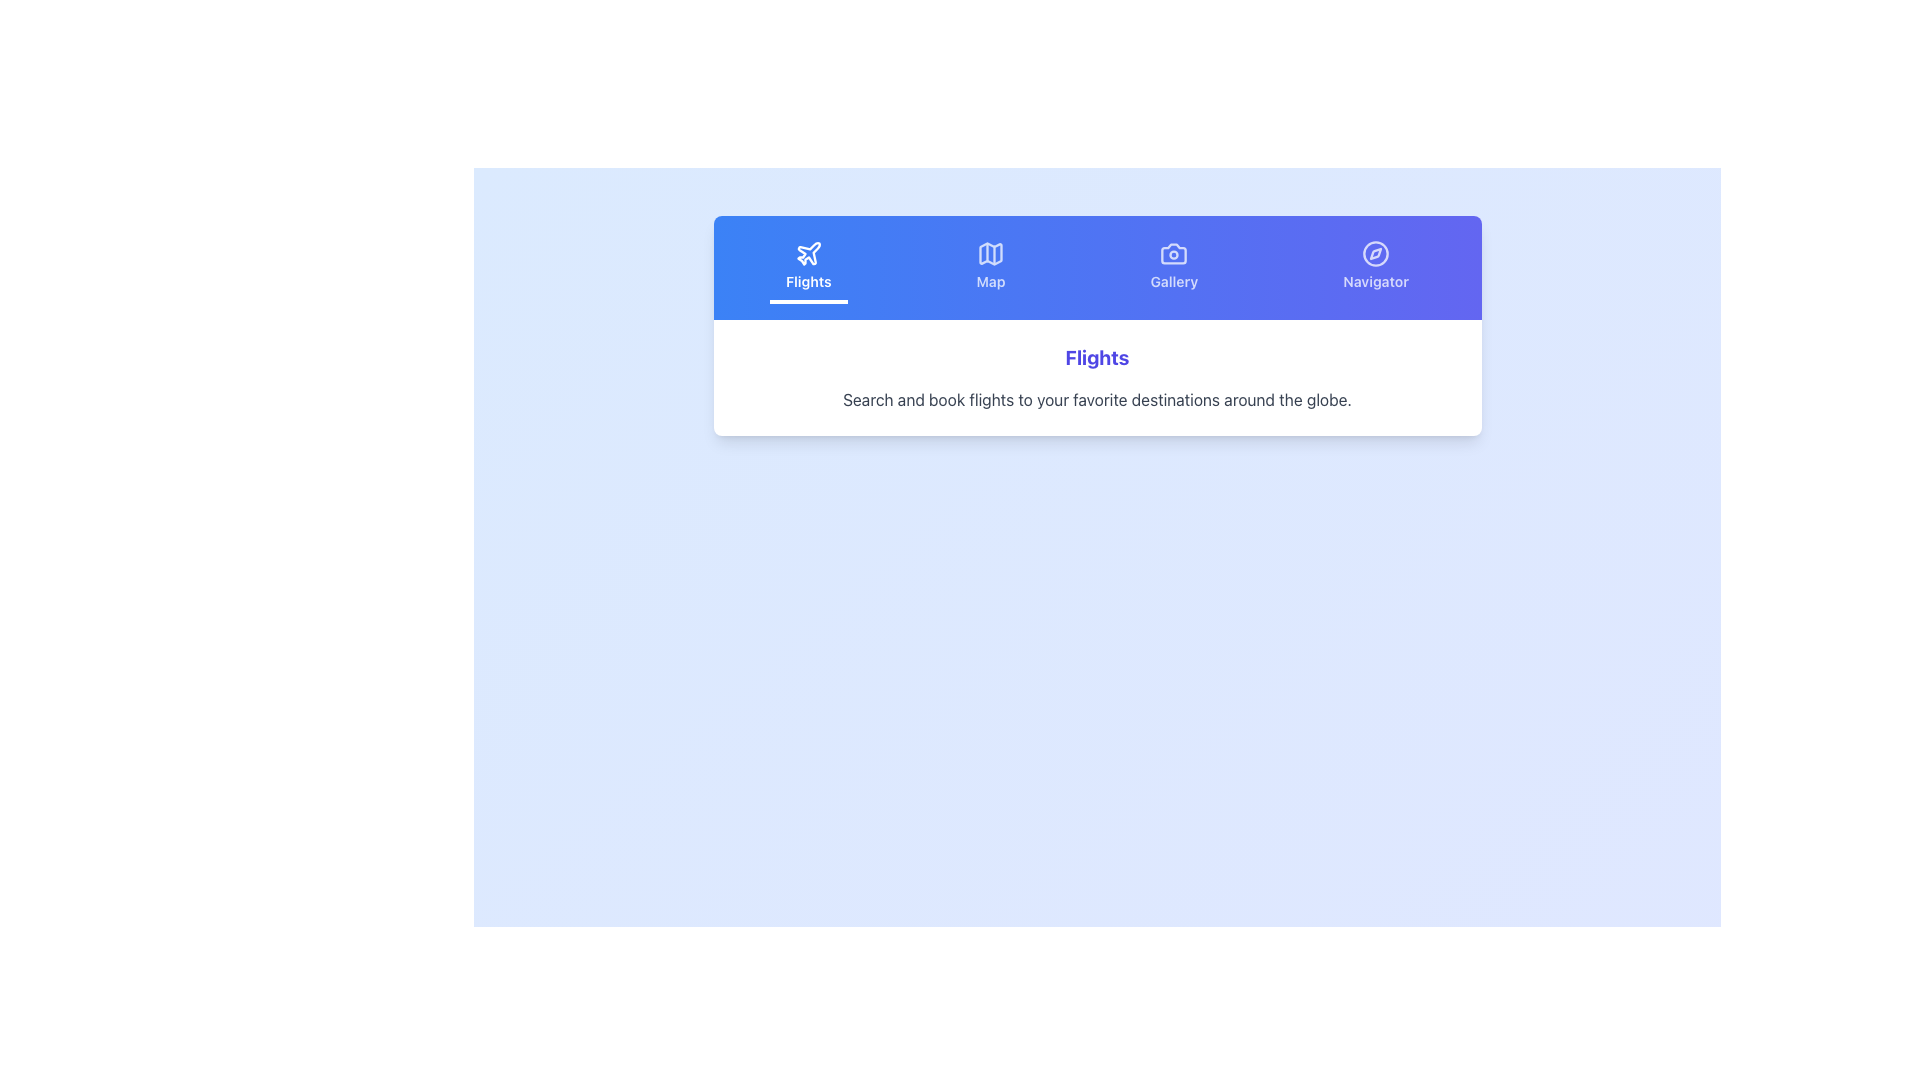  What do you see at coordinates (1096, 400) in the screenshot?
I see `the static text element that provides a descriptive explanation of the functionality related to booking flights, located directly below the 'Flights' title` at bounding box center [1096, 400].